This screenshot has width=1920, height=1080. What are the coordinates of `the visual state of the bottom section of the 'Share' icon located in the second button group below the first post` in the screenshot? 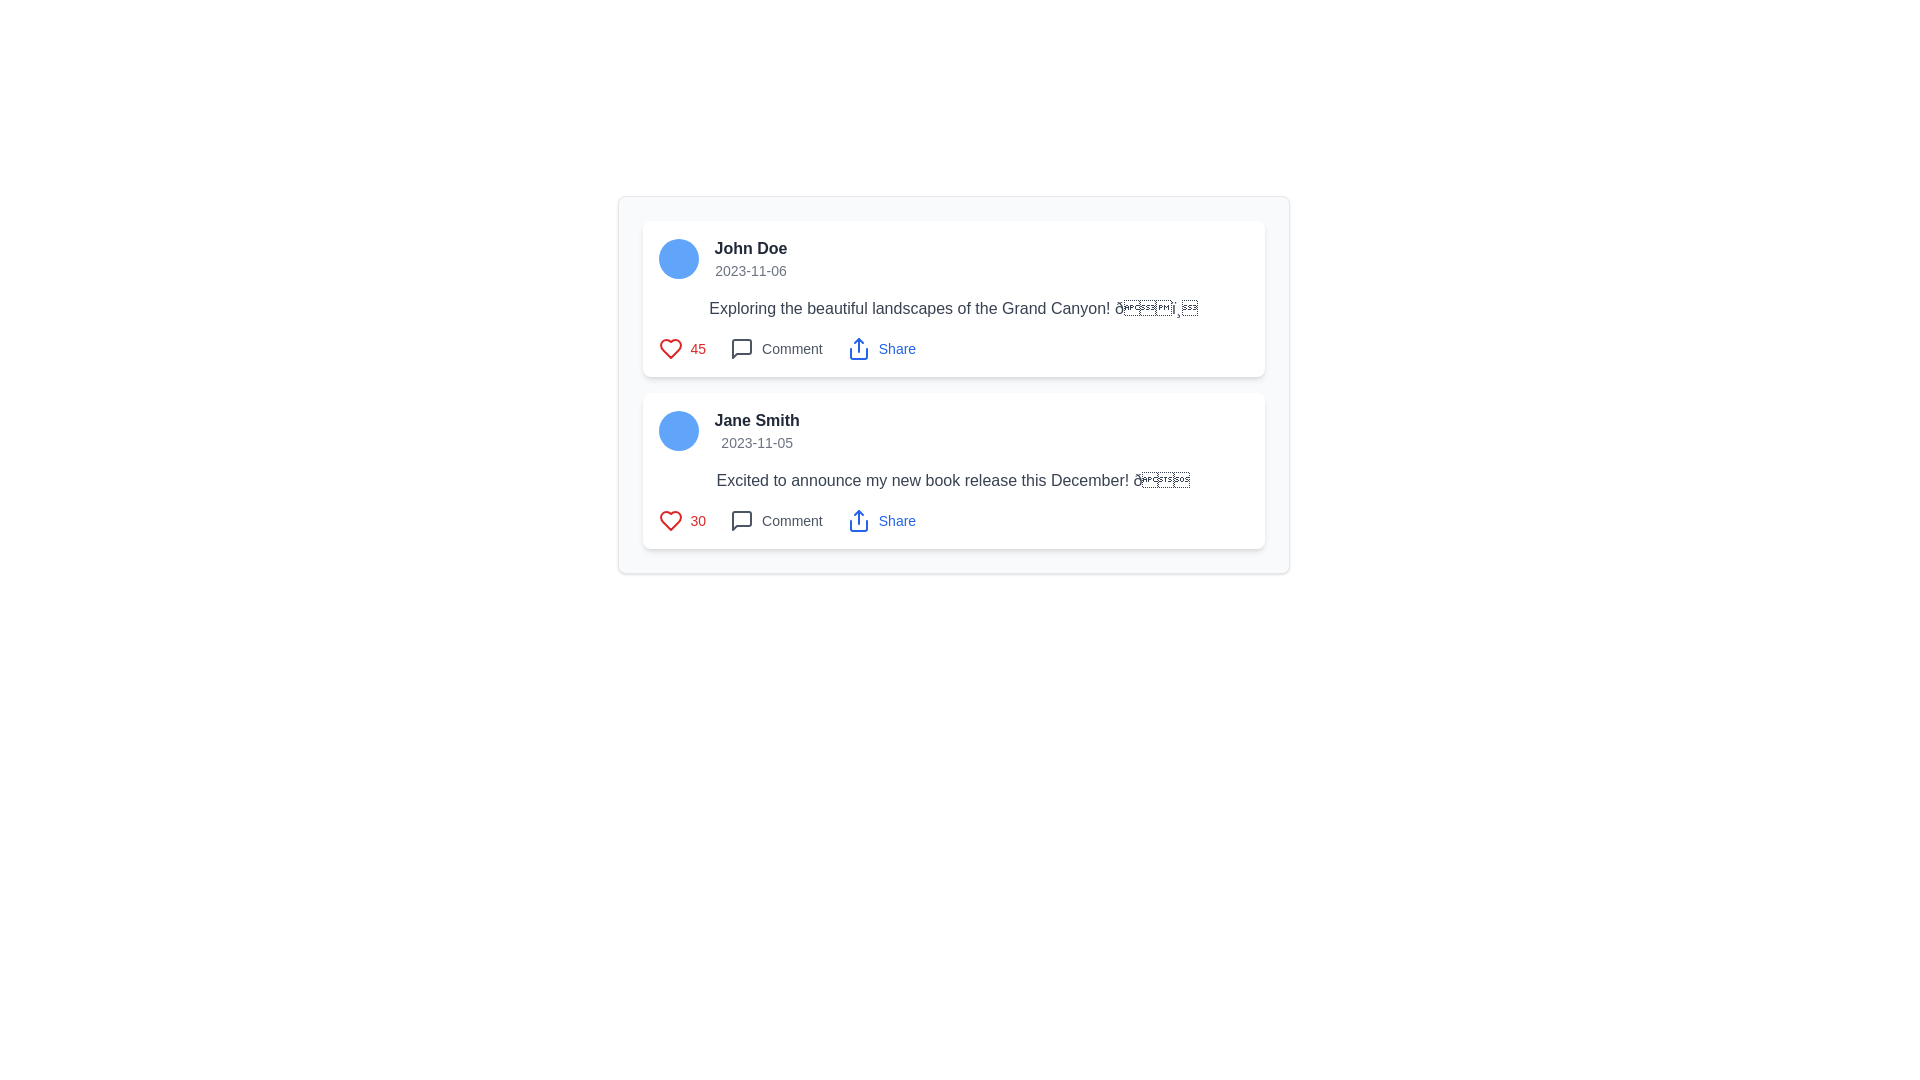 It's located at (858, 353).